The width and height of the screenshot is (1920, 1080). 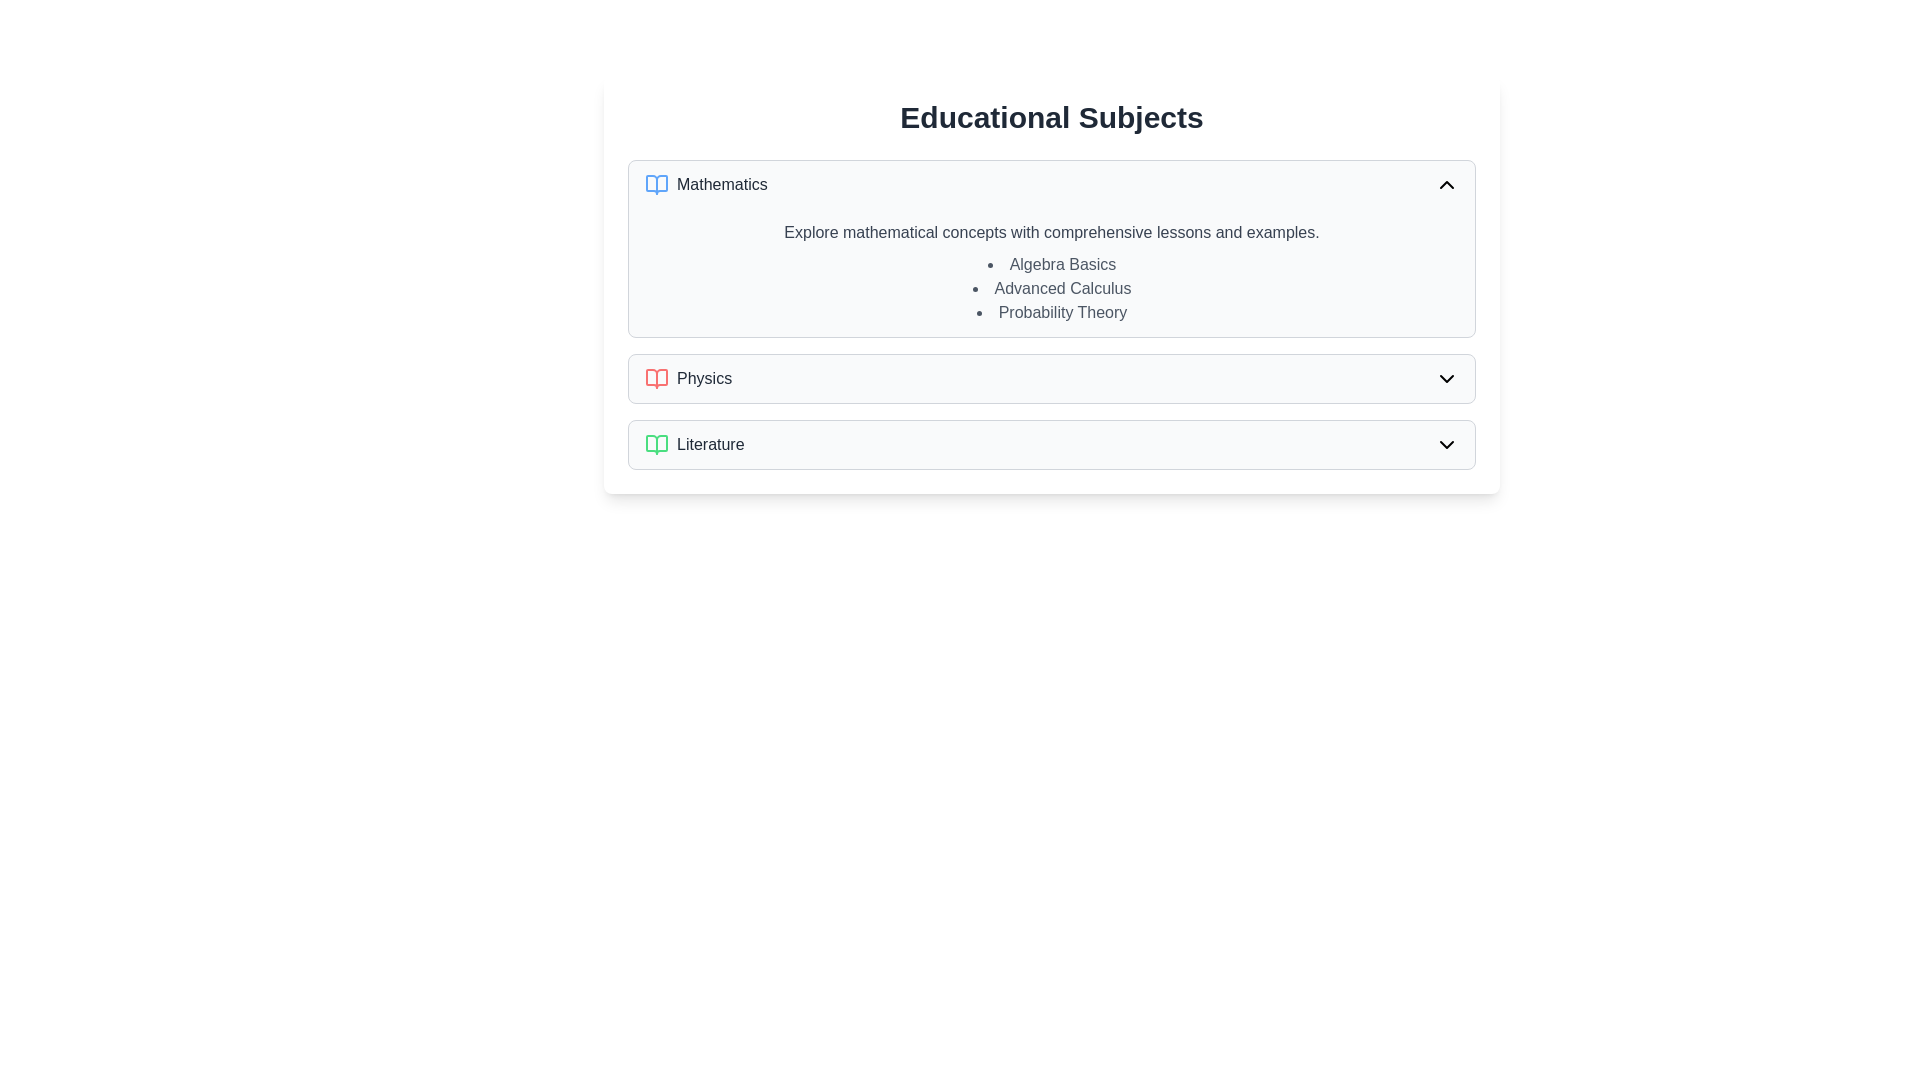 I want to click on the static text label reading 'Advanced Calculus', which is the second item in a bulleted list under the 'Mathematics' section, so click(x=1050, y=289).